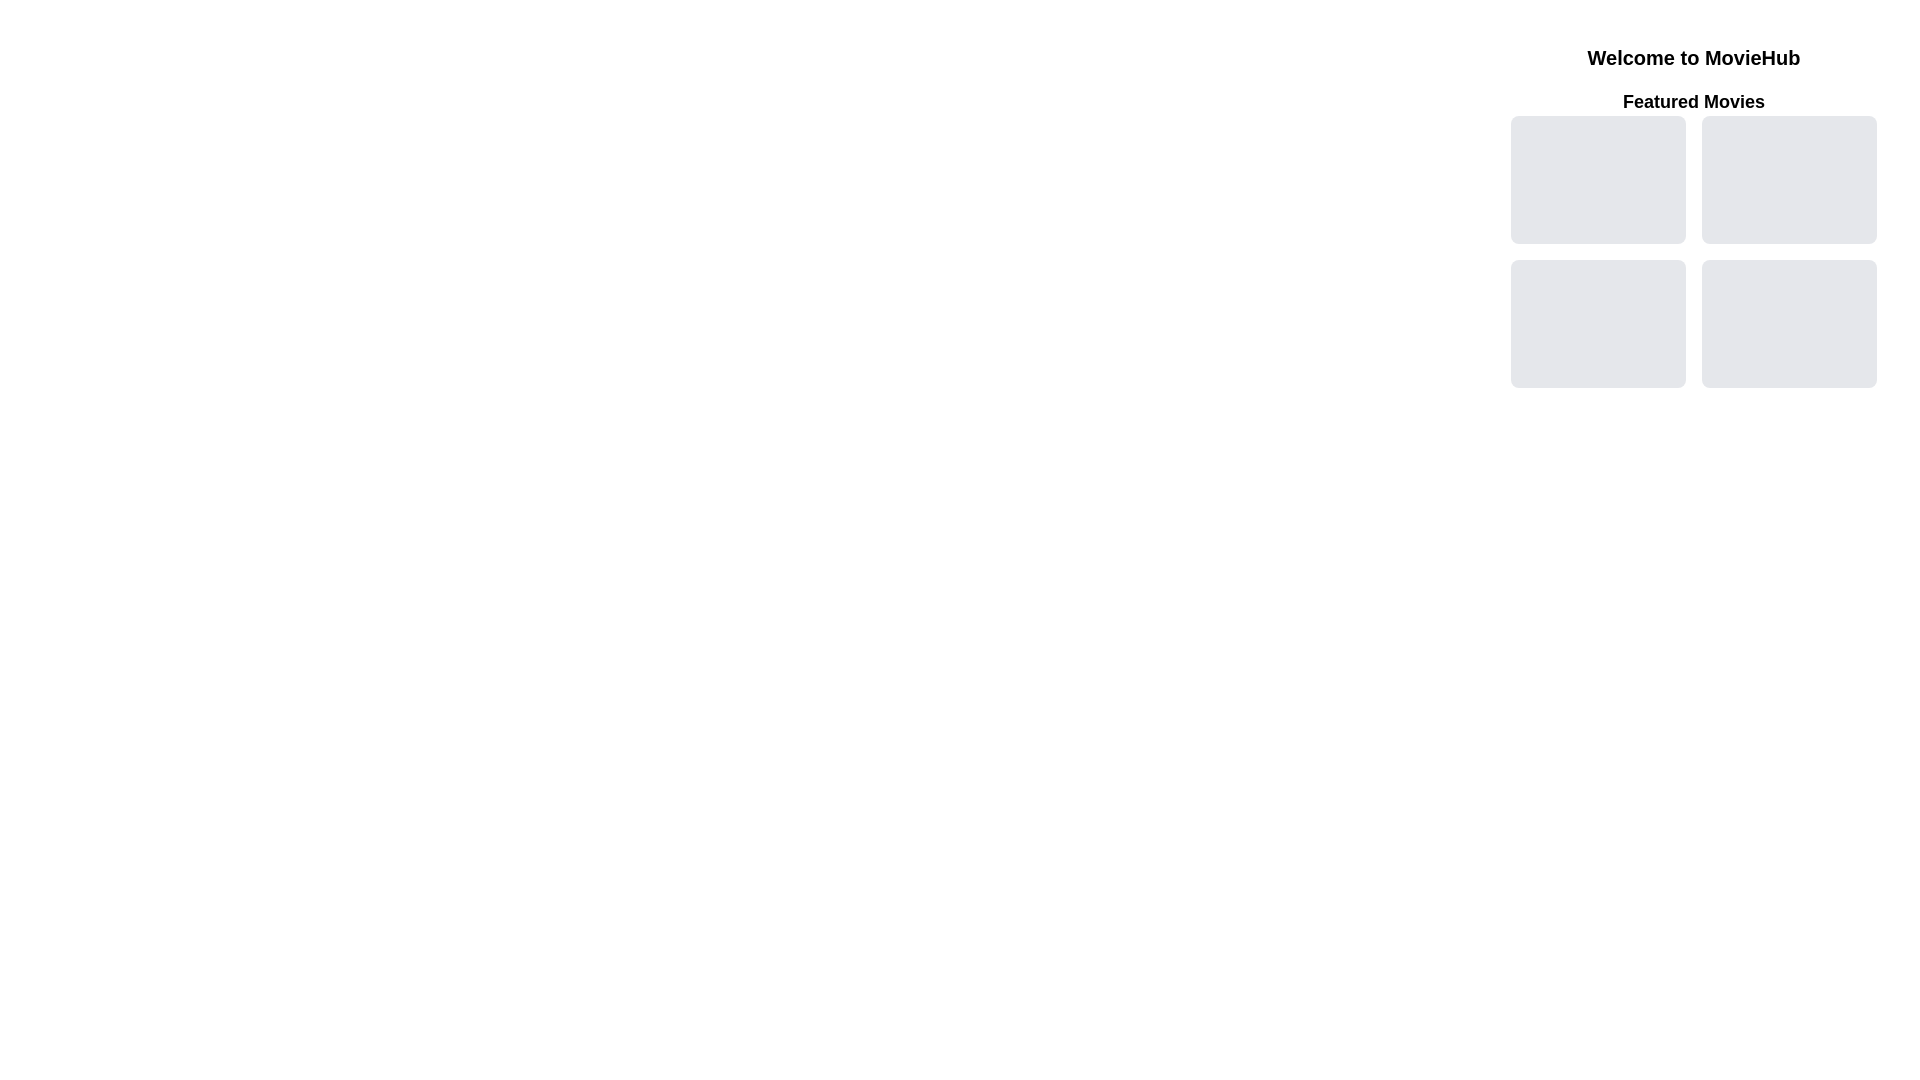 Image resolution: width=1920 pixels, height=1080 pixels. Describe the element at coordinates (1789, 323) in the screenshot. I see `the rectangular placeholder element with rounded corners and a pale gray background located in the bottom-right corner of a 2x2 grid layout` at that location.